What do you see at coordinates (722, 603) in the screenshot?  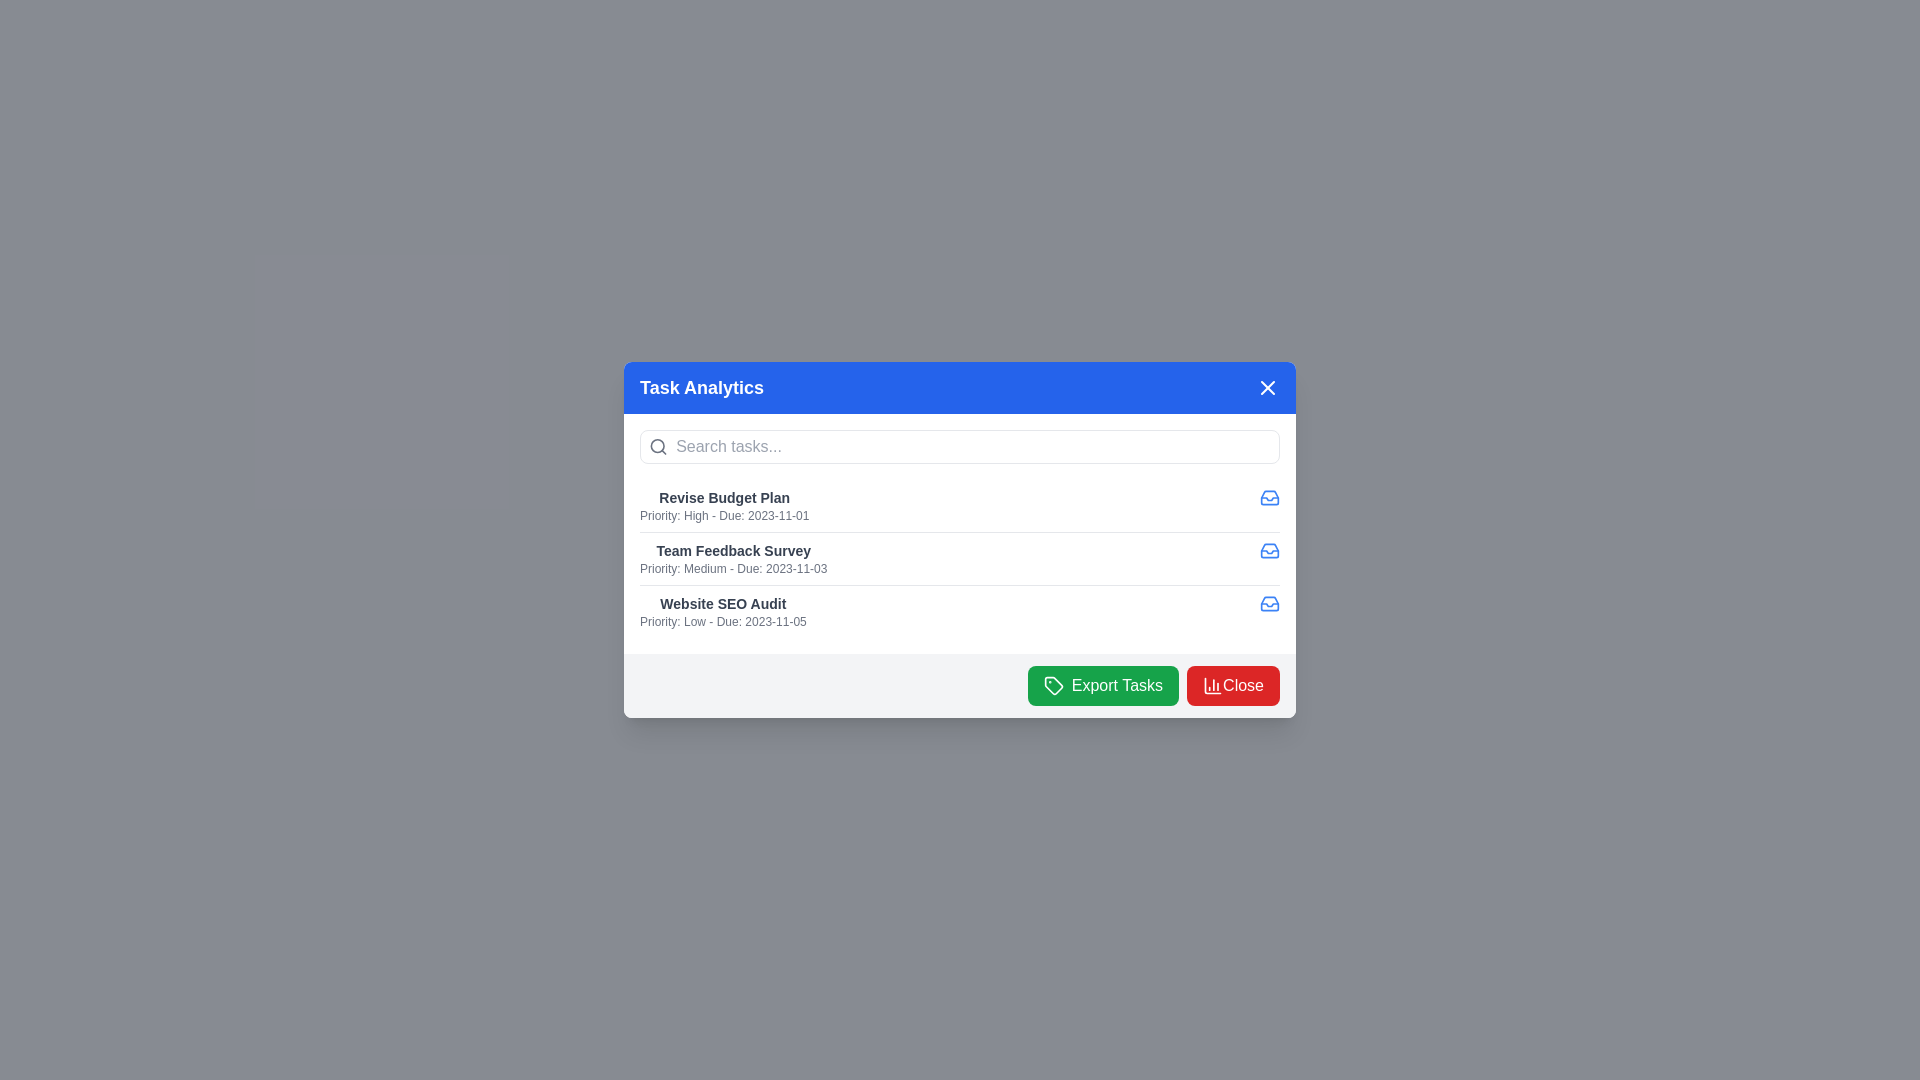 I see `text label displaying 'Website SEO Audit' which is the title of the third task under the 'Task Analytics' header` at bounding box center [722, 603].